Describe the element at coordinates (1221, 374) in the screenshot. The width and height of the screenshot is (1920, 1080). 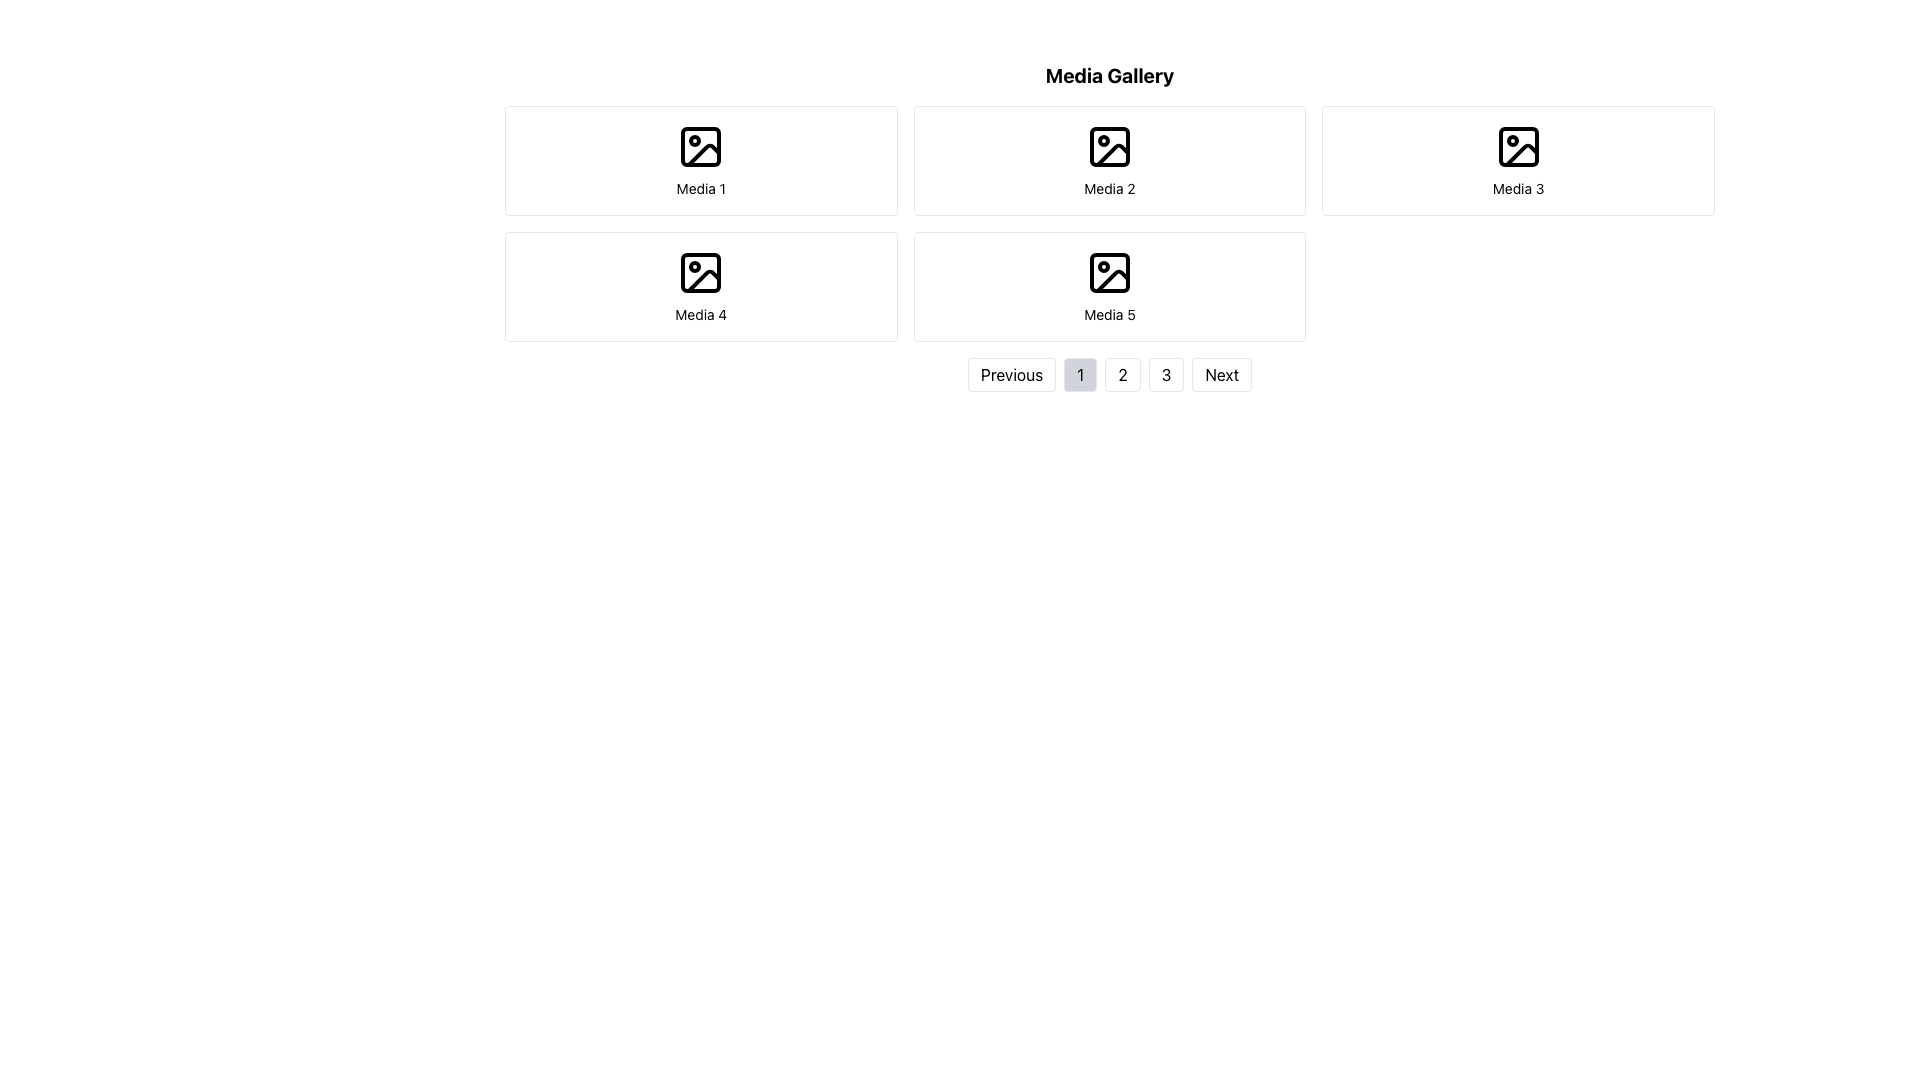
I see `the pagination button located in the bottom-right corner of the section containing navigation controls` at that location.